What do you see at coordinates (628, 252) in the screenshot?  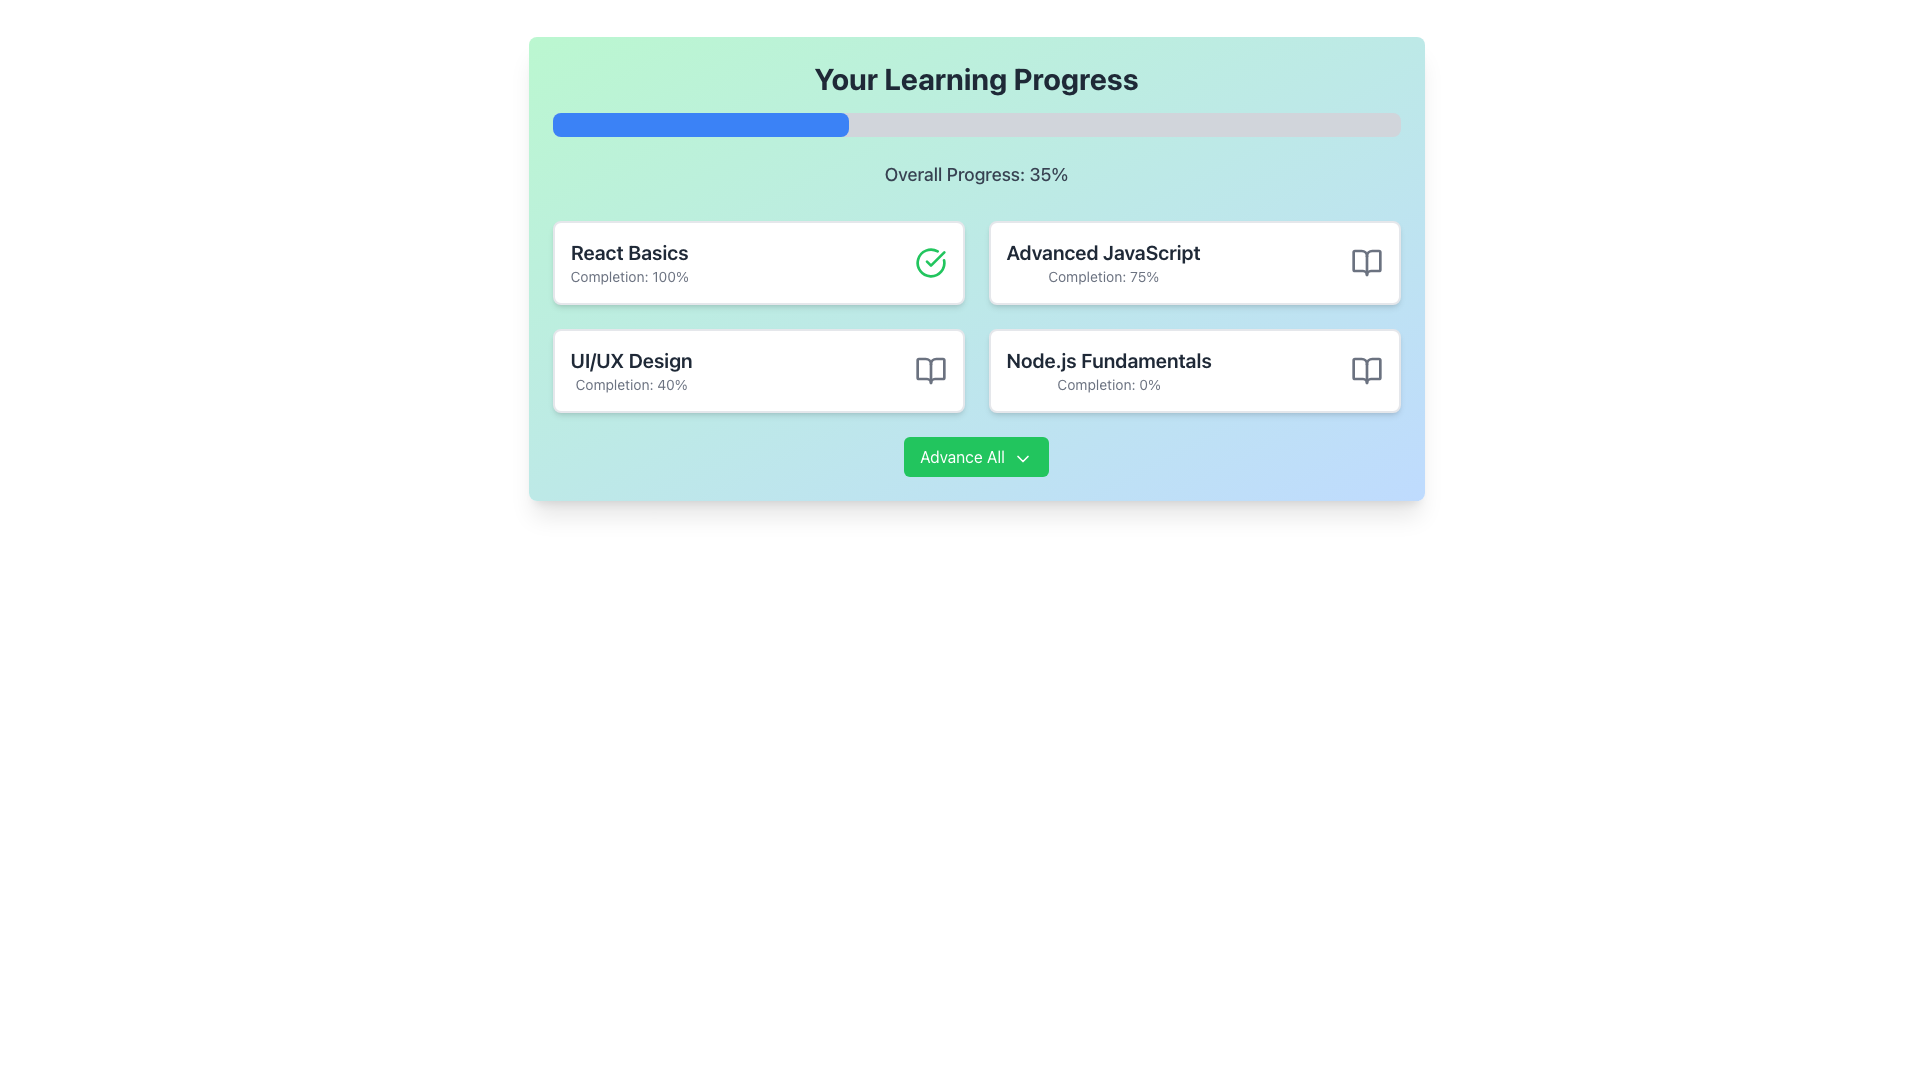 I see `text from the header label that indicates the name of the course or topic, located in the upper-left section of the card-like structure` at bounding box center [628, 252].